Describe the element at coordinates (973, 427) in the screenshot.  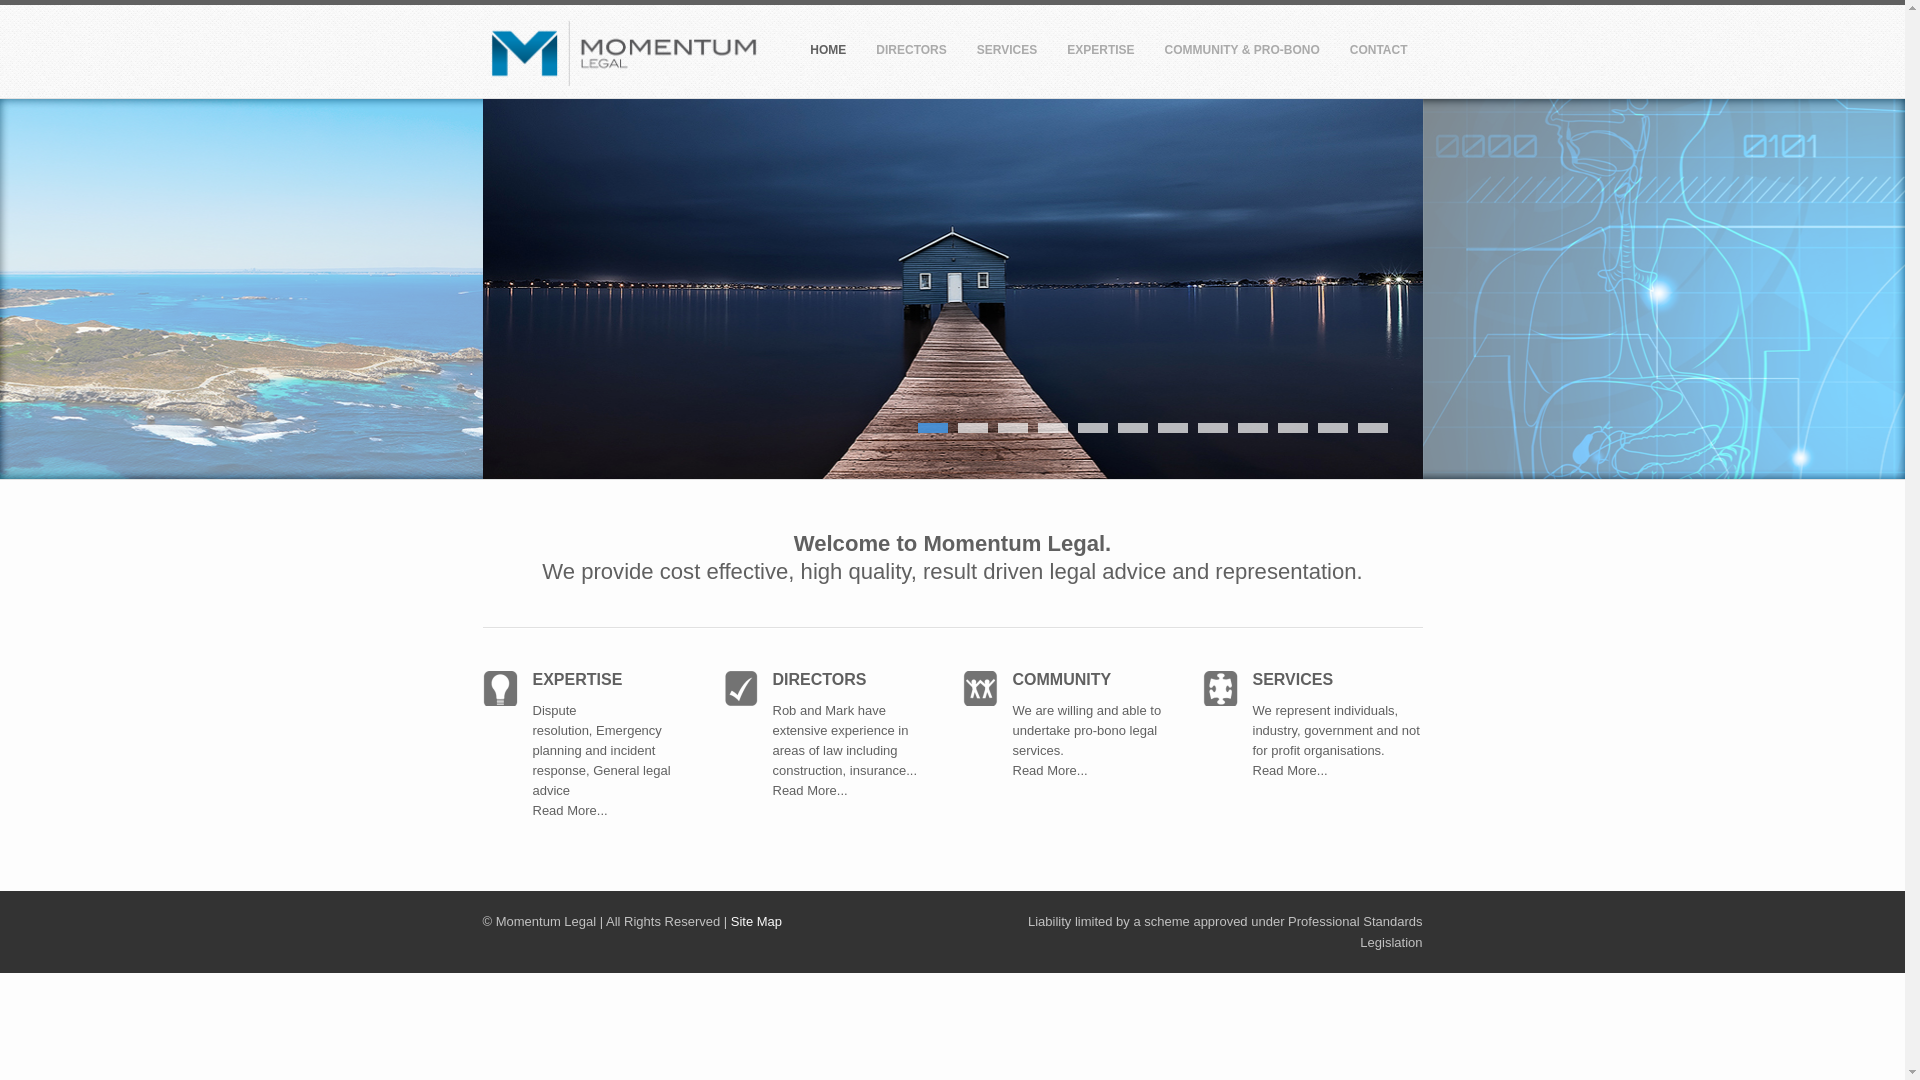
I see `'2'` at that location.